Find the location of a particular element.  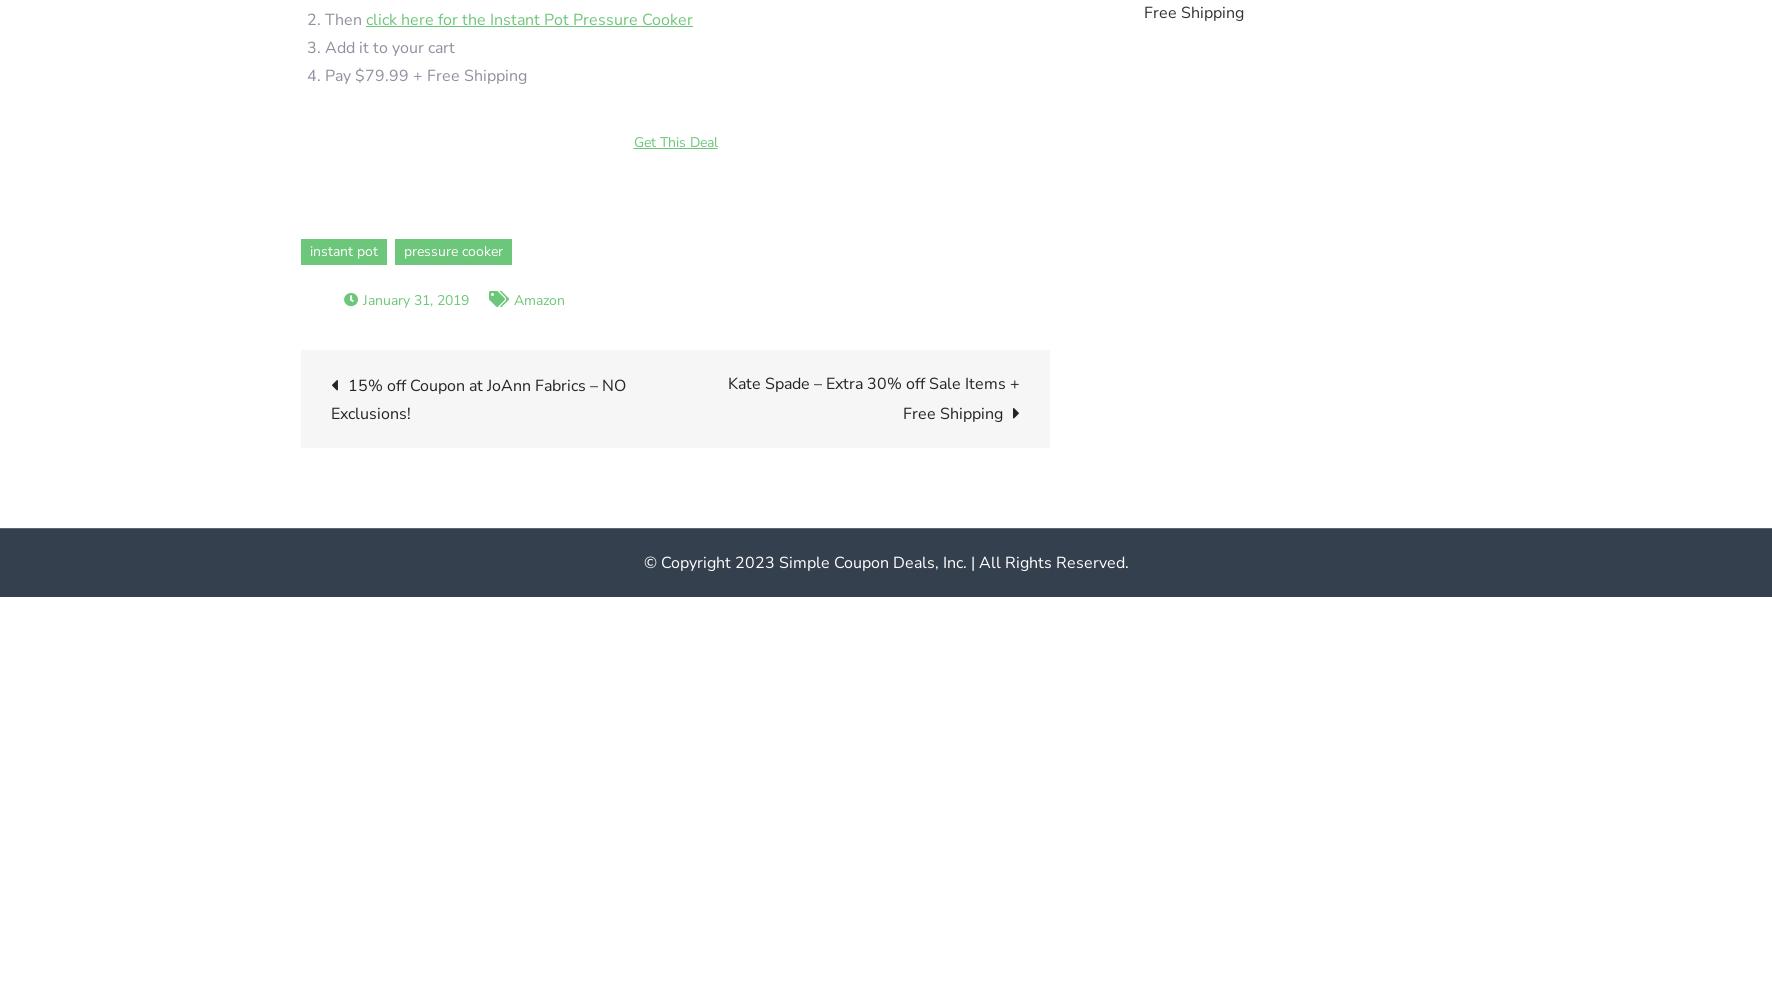

'Add it to your cart' is located at coordinates (390, 47).